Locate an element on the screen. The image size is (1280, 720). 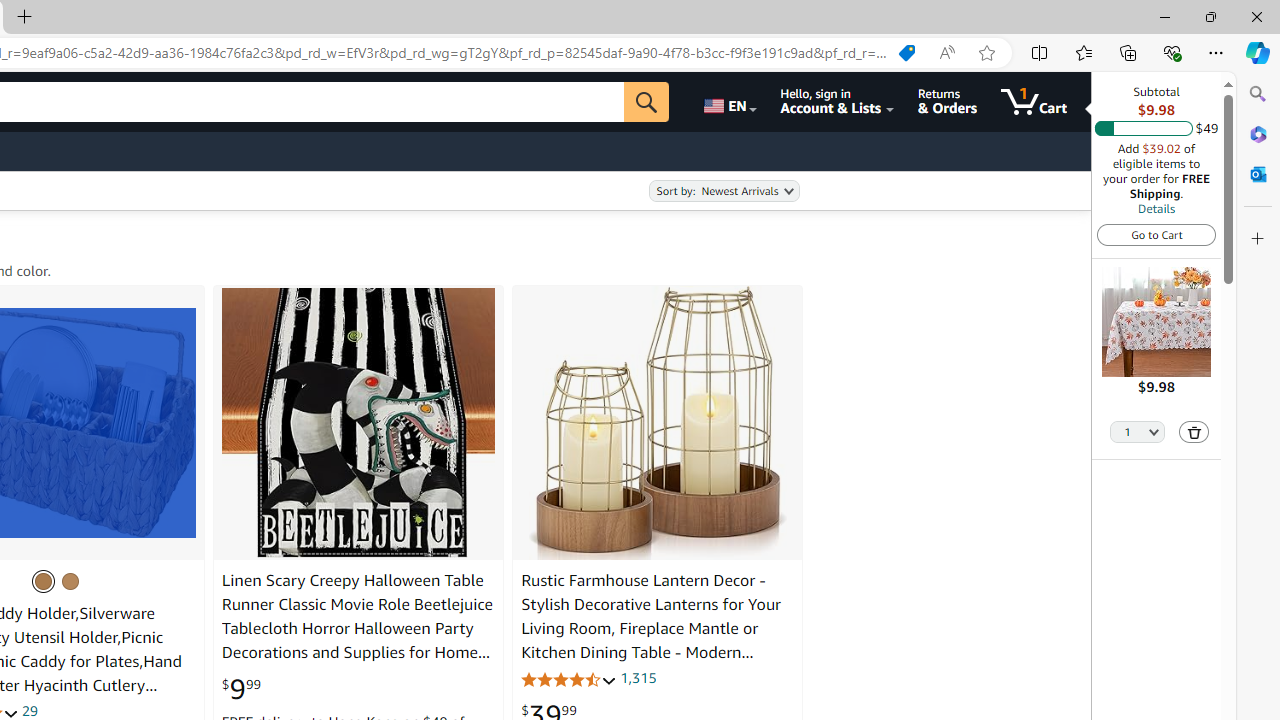
'Returns & Orders' is located at coordinates (946, 101).